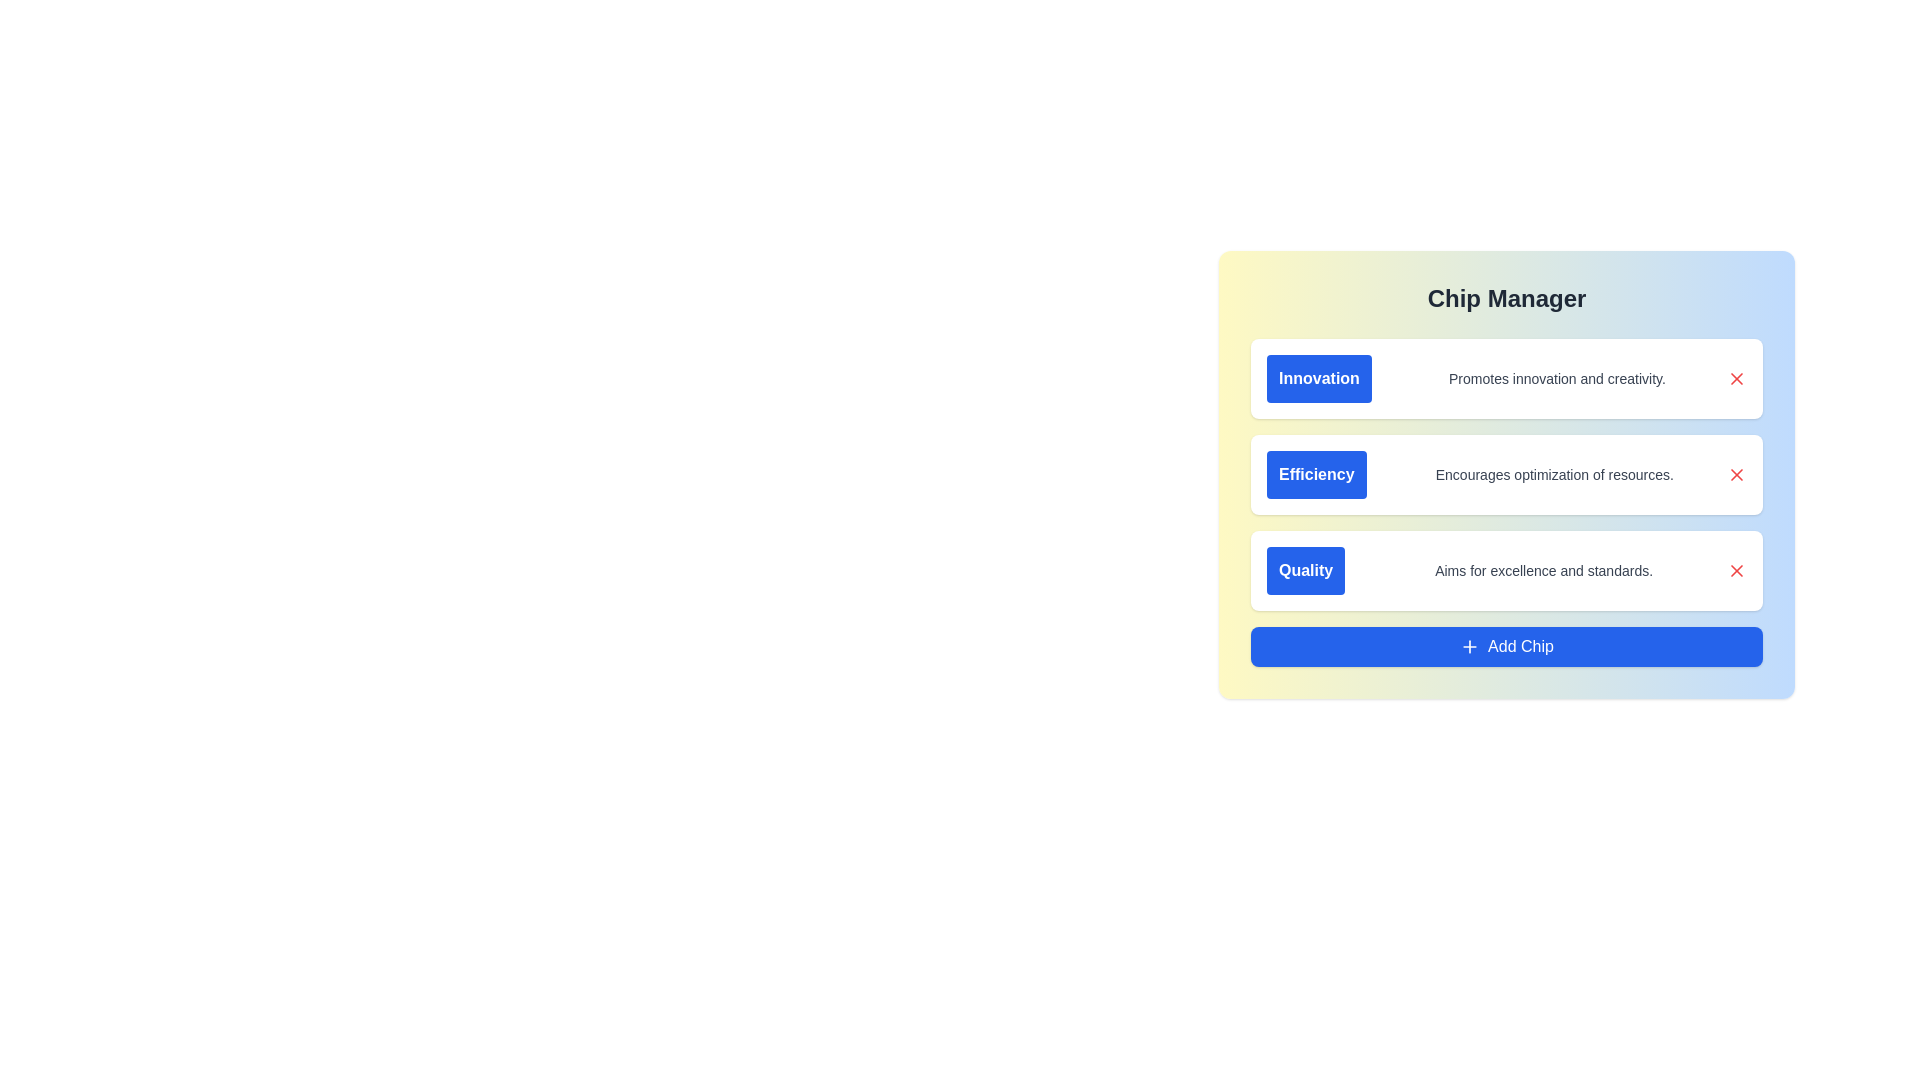 This screenshot has width=1920, height=1080. Describe the element at coordinates (1507, 647) in the screenshot. I see `the 'Add Chip' button to add a new item` at that location.